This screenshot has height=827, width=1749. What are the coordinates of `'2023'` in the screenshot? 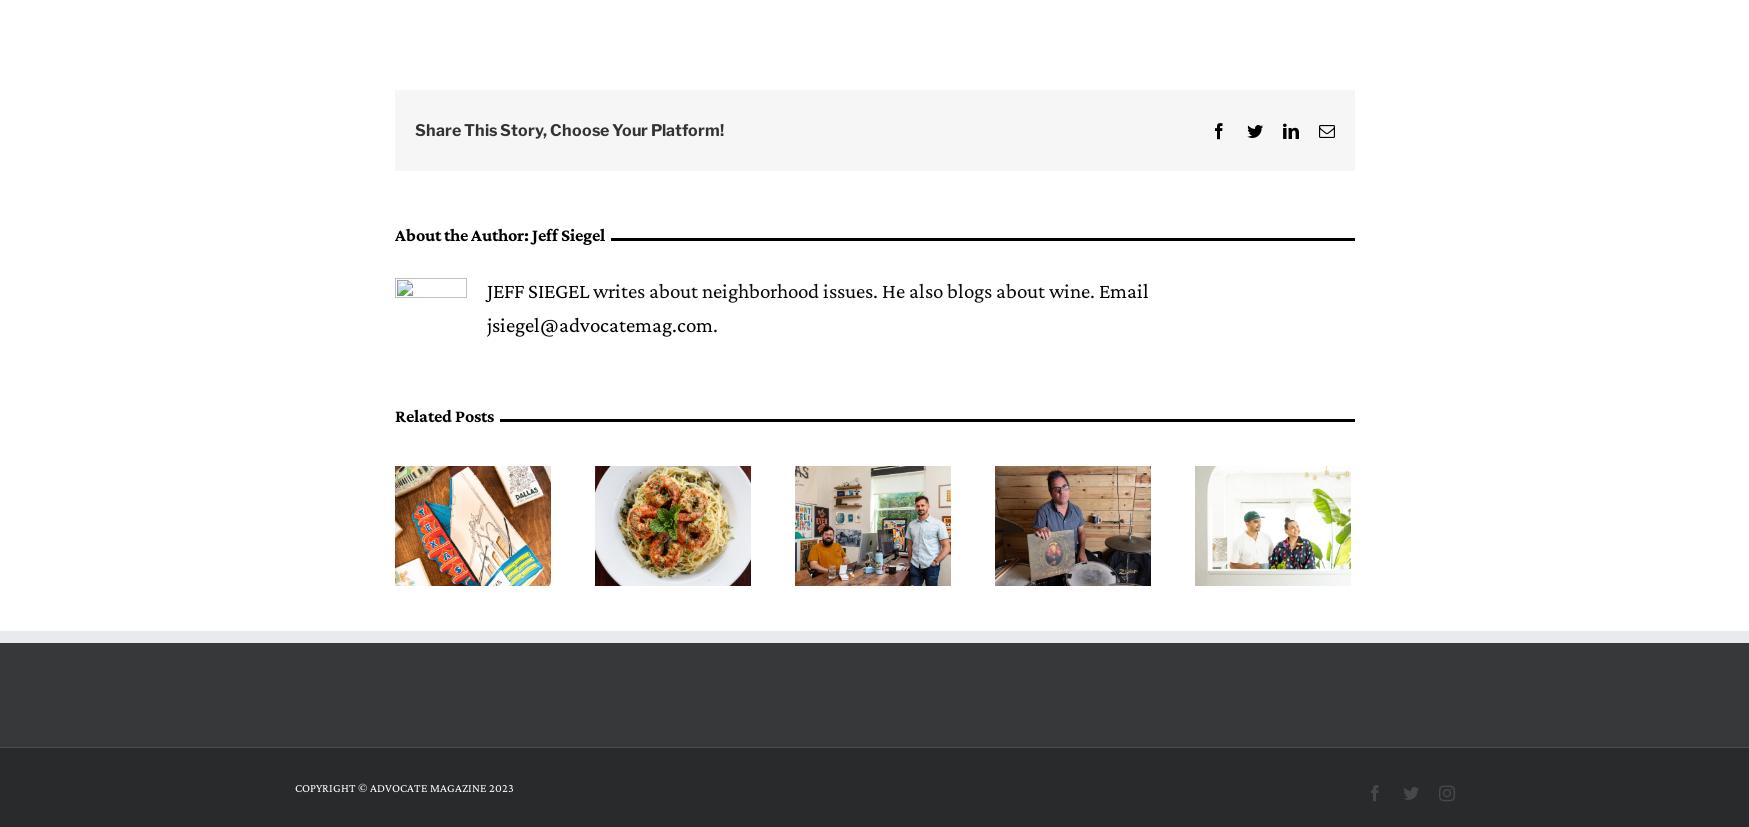 It's located at (500, 787).